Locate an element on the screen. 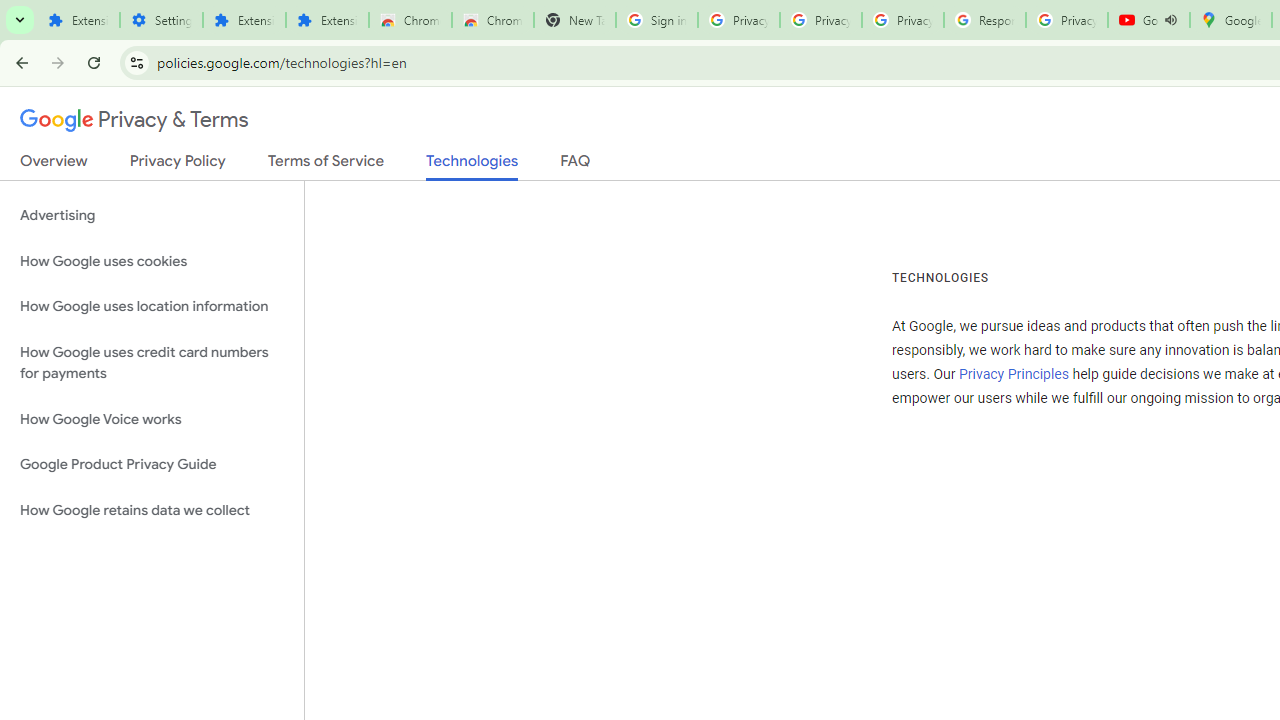  'How Google uses cookies' is located at coordinates (151, 260).